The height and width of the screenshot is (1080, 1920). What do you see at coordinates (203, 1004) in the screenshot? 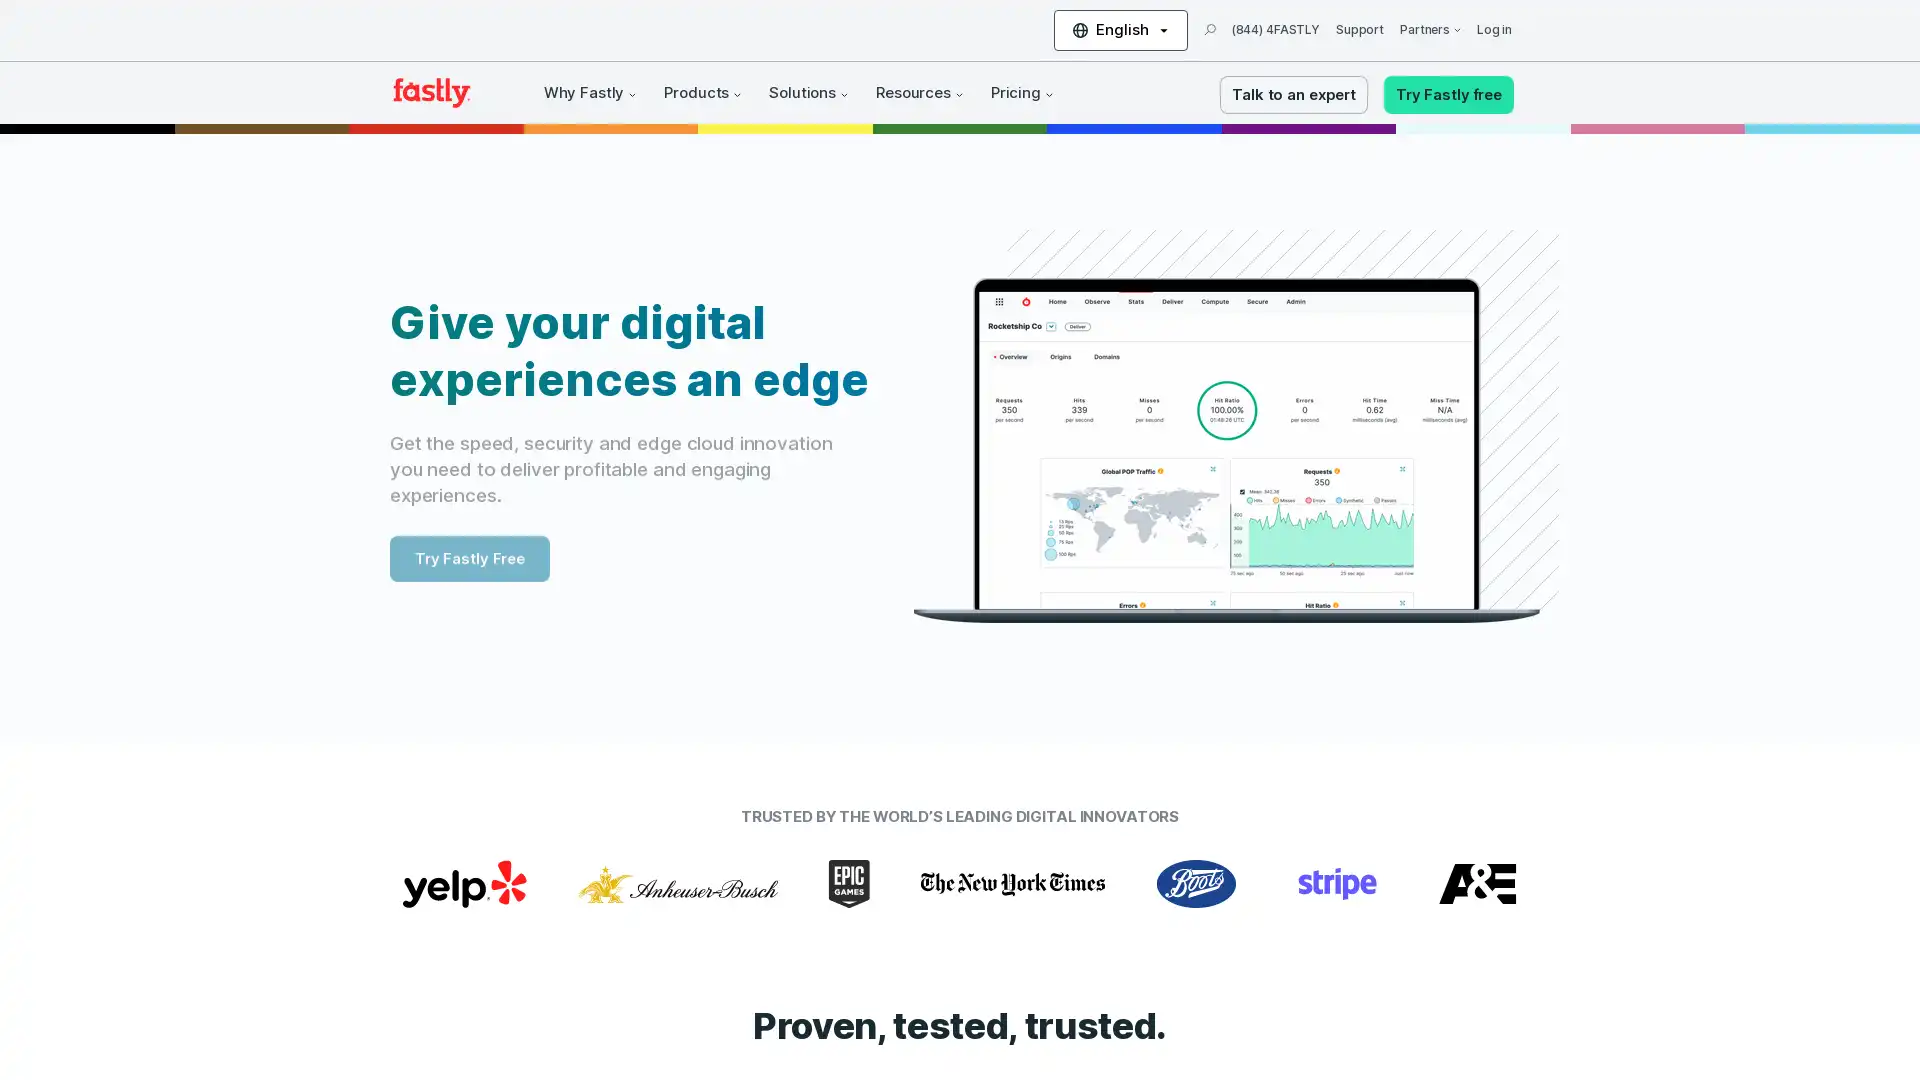
I see `Cookies Settings` at bounding box center [203, 1004].